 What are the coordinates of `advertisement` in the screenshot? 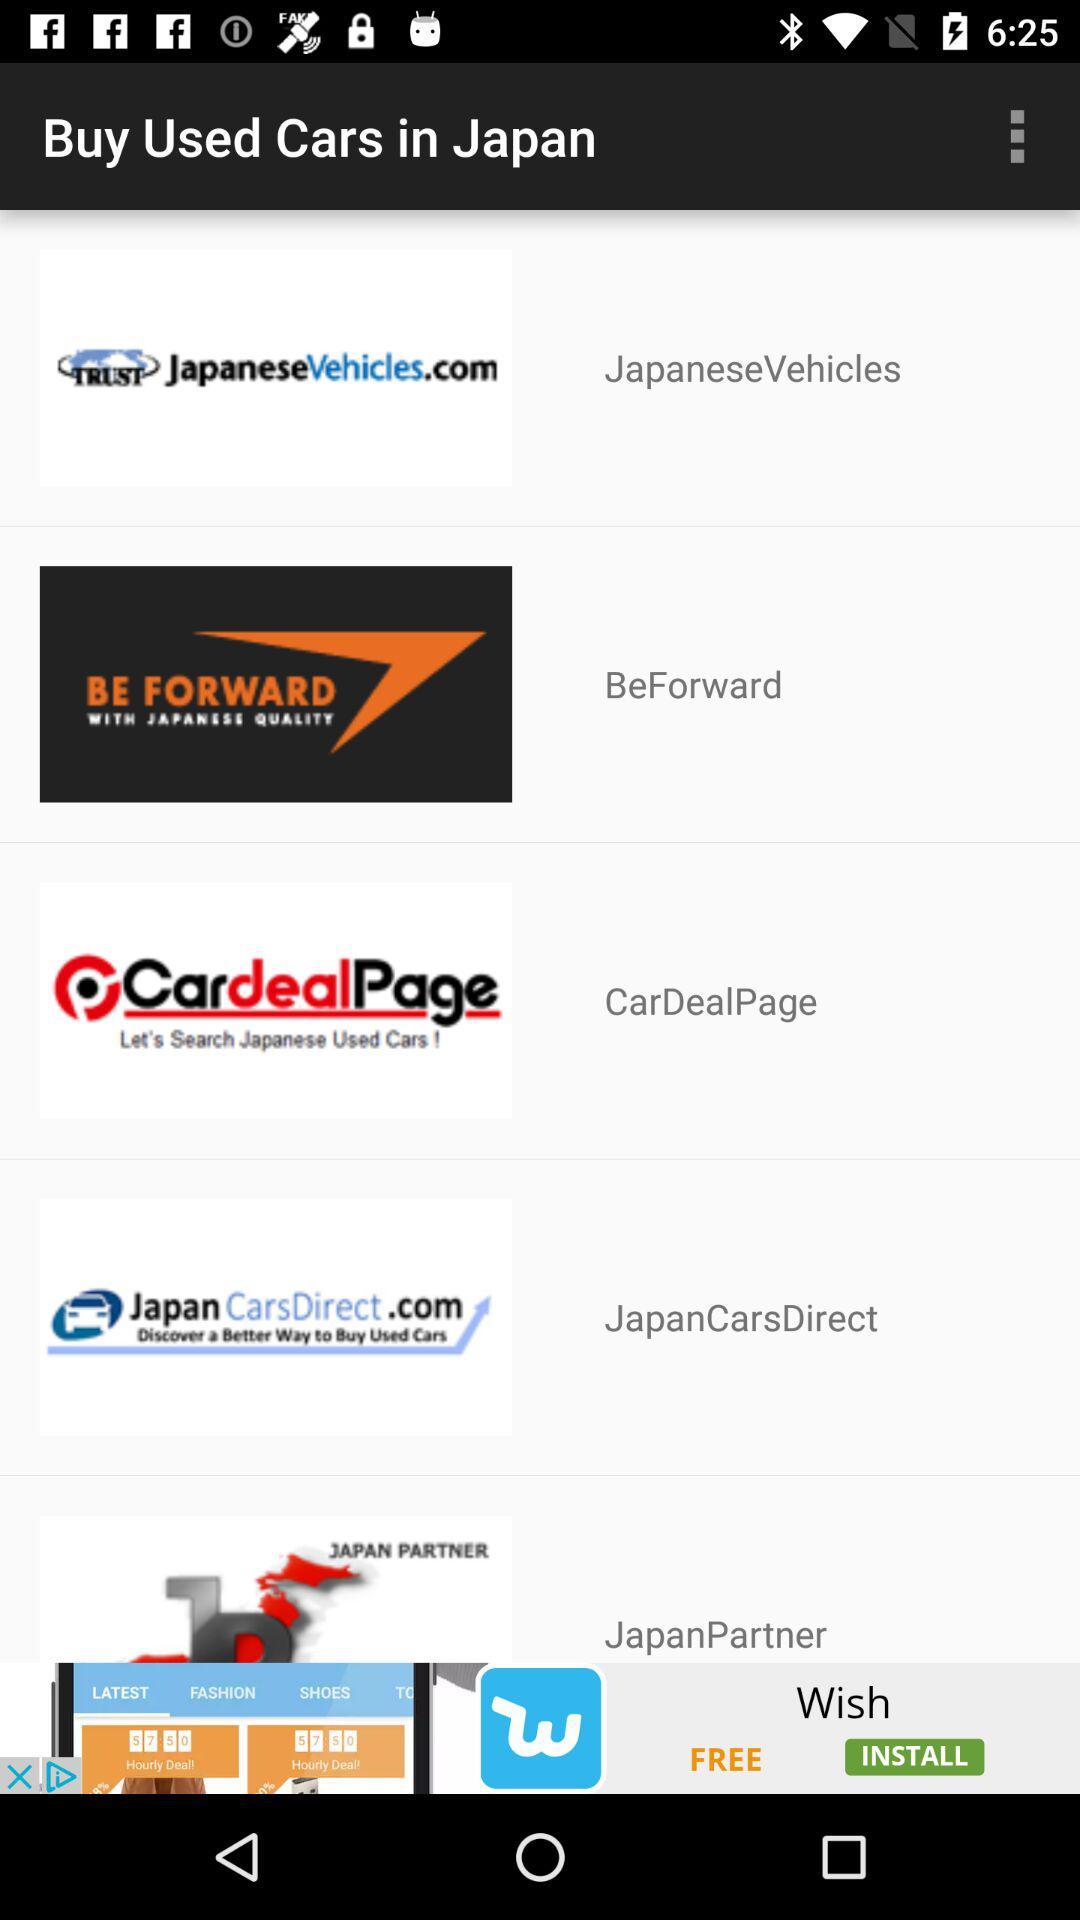 It's located at (540, 1727).